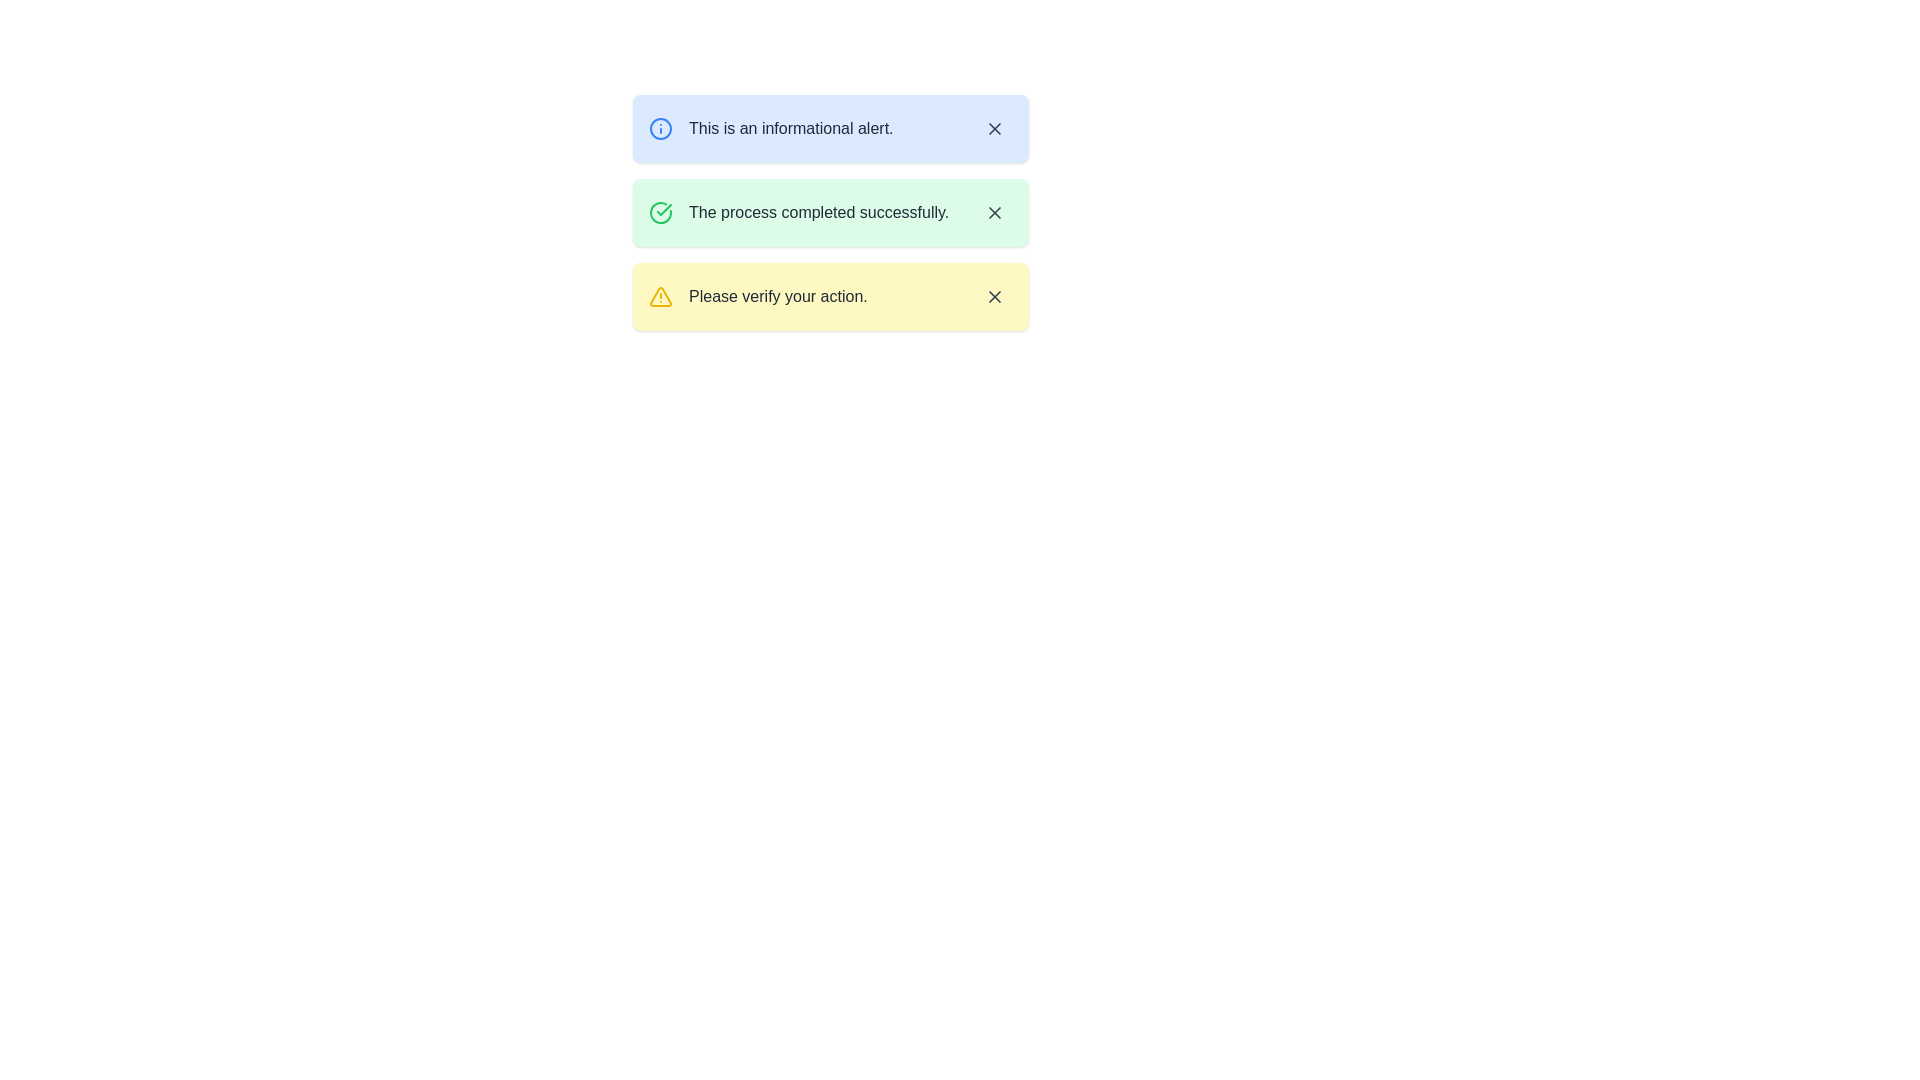 The width and height of the screenshot is (1920, 1080). What do you see at coordinates (994, 212) in the screenshot?
I see `the dismiss icon located in the green notification box stating 'The process completed successfully.'` at bounding box center [994, 212].